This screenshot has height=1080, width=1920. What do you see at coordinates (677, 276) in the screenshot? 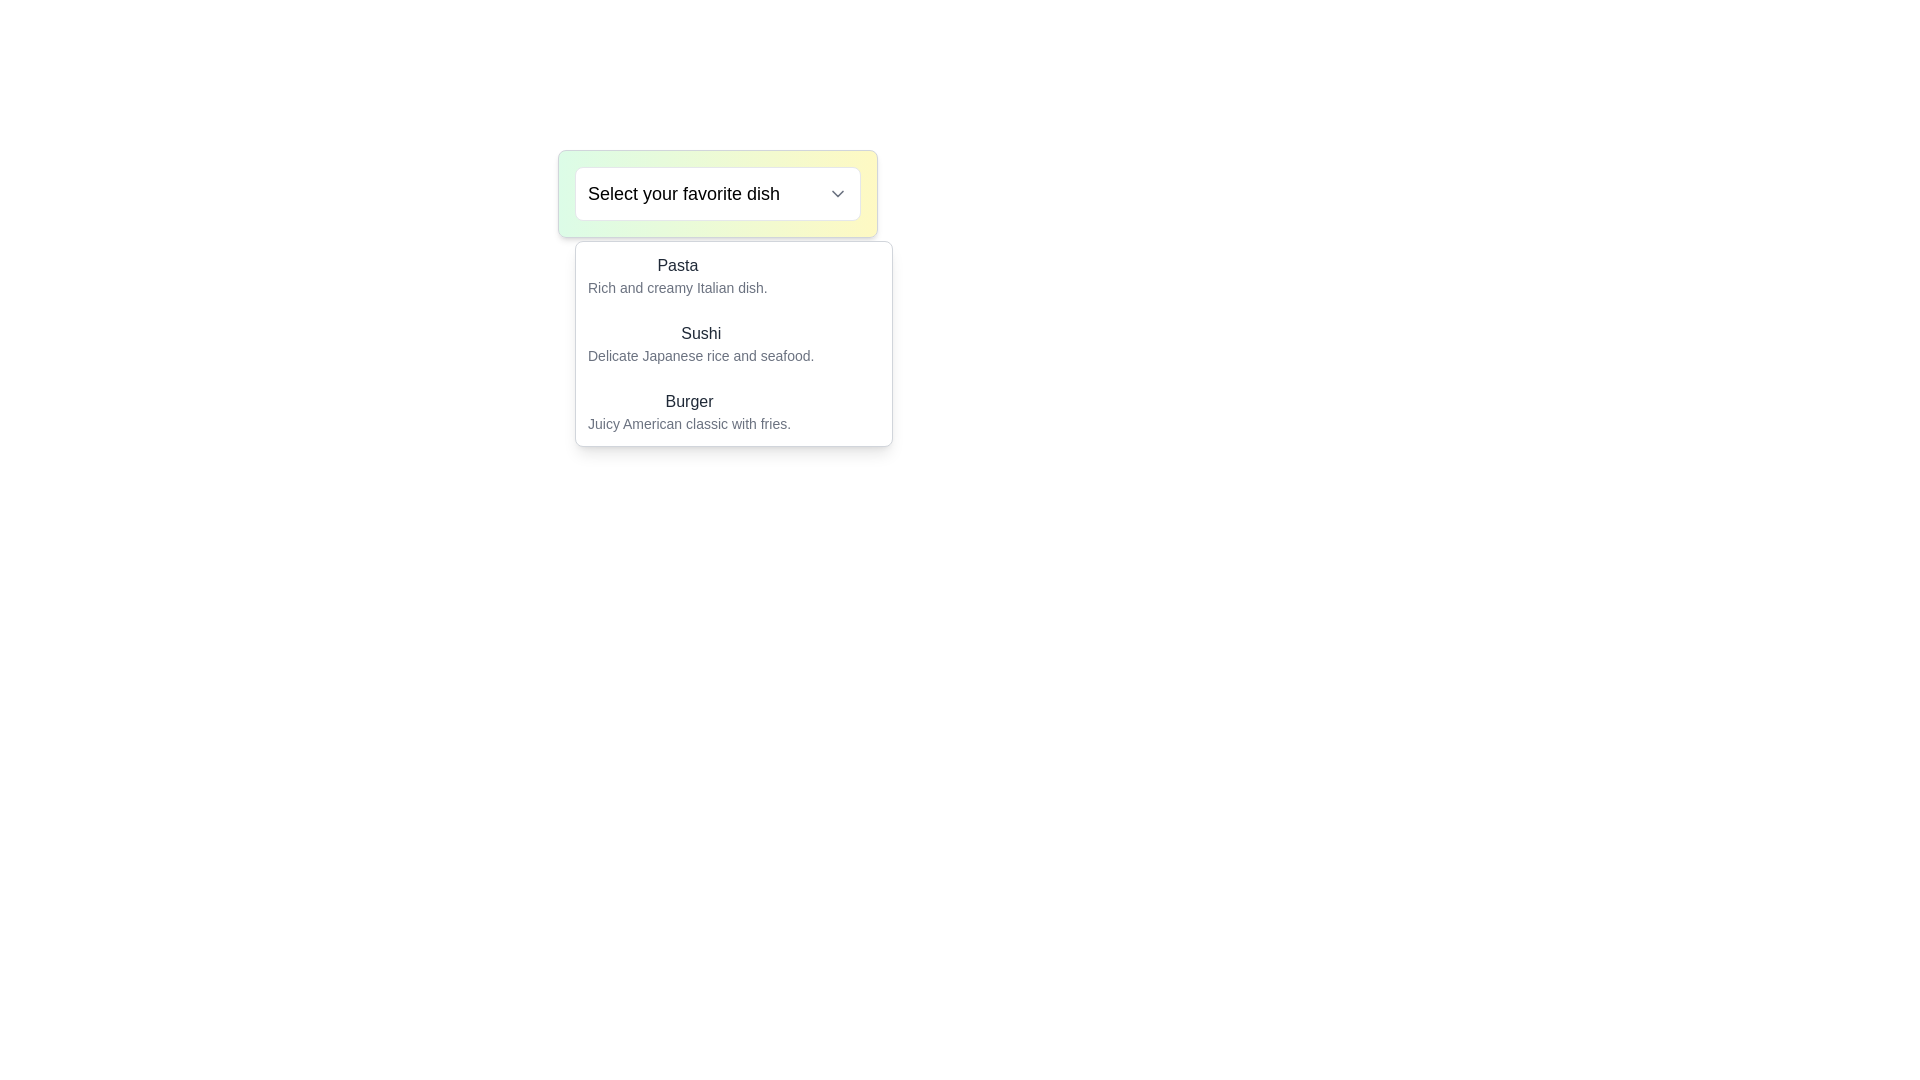
I see `the 'Pasta' Text Display Block in the dropdown menu` at bounding box center [677, 276].